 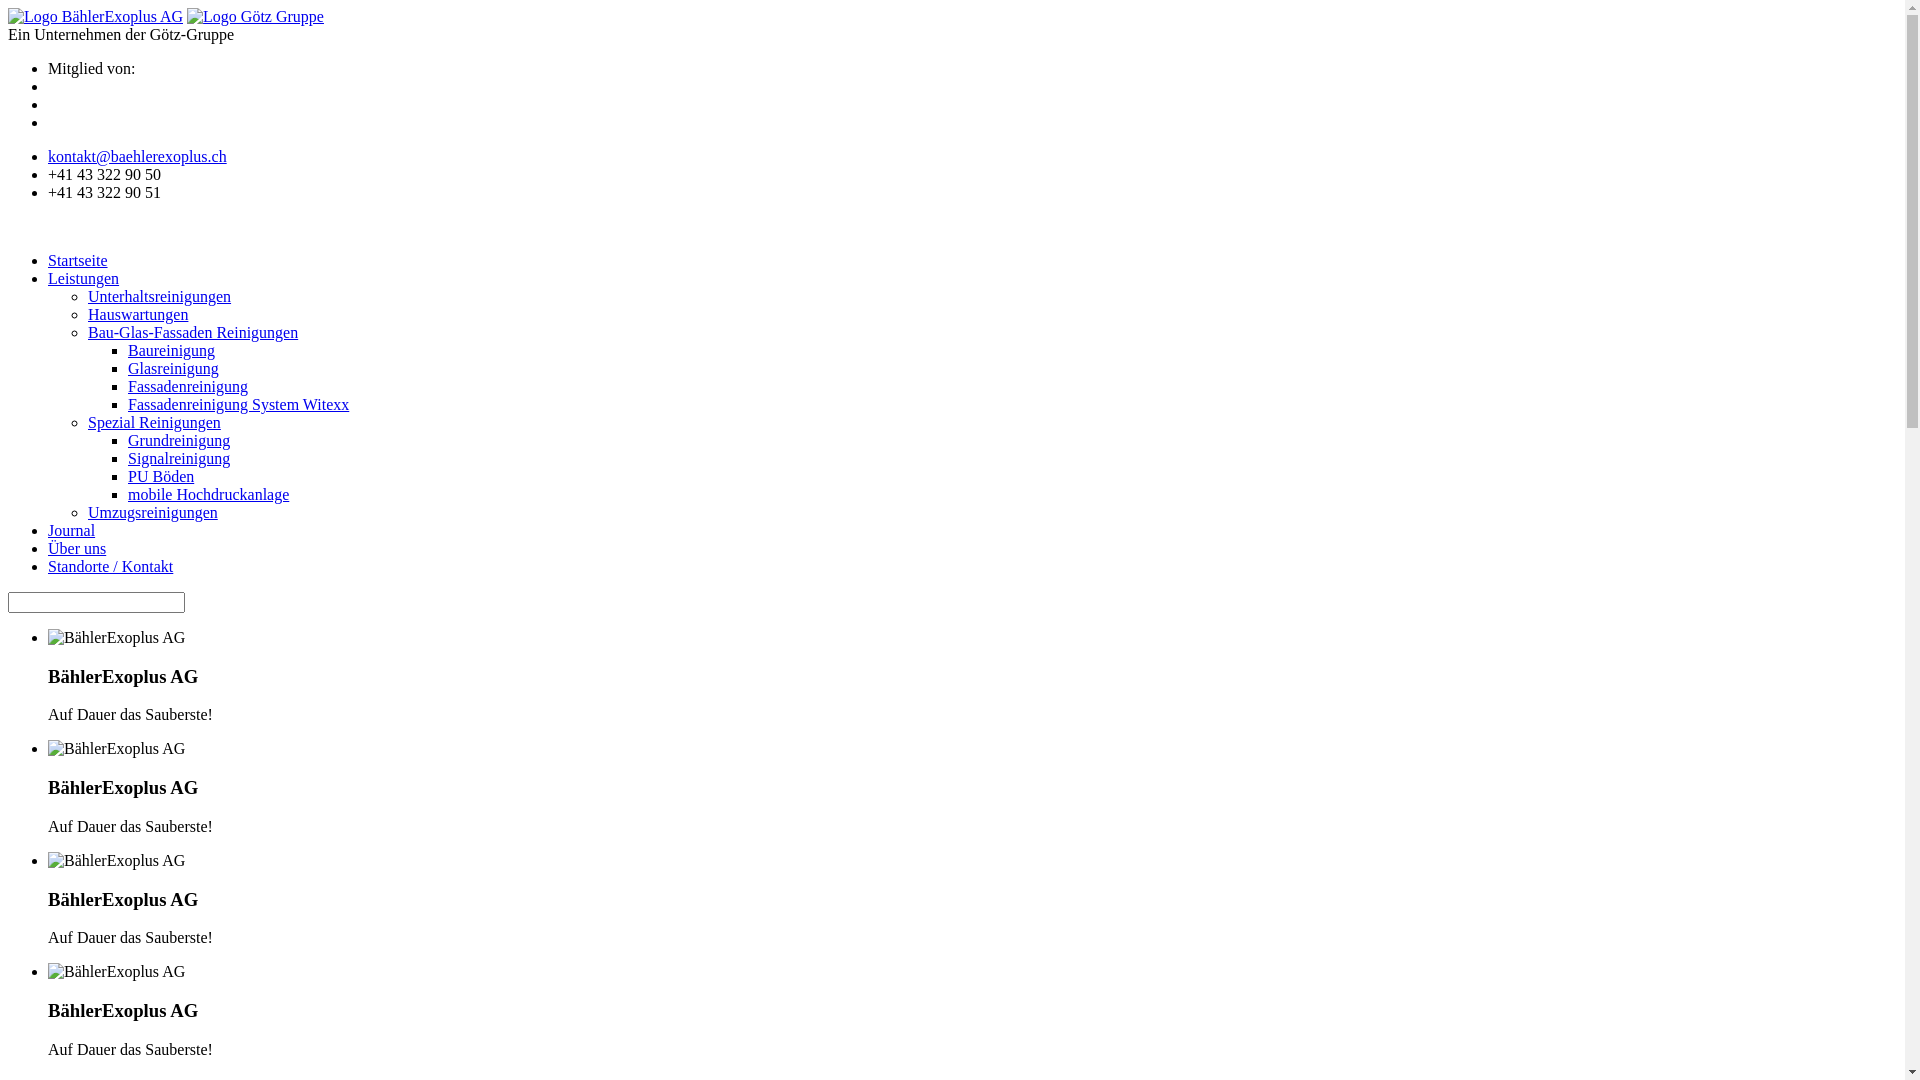 What do you see at coordinates (86, 296) in the screenshot?
I see `'Unterhaltsreinigungen'` at bounding box center [86, 296].